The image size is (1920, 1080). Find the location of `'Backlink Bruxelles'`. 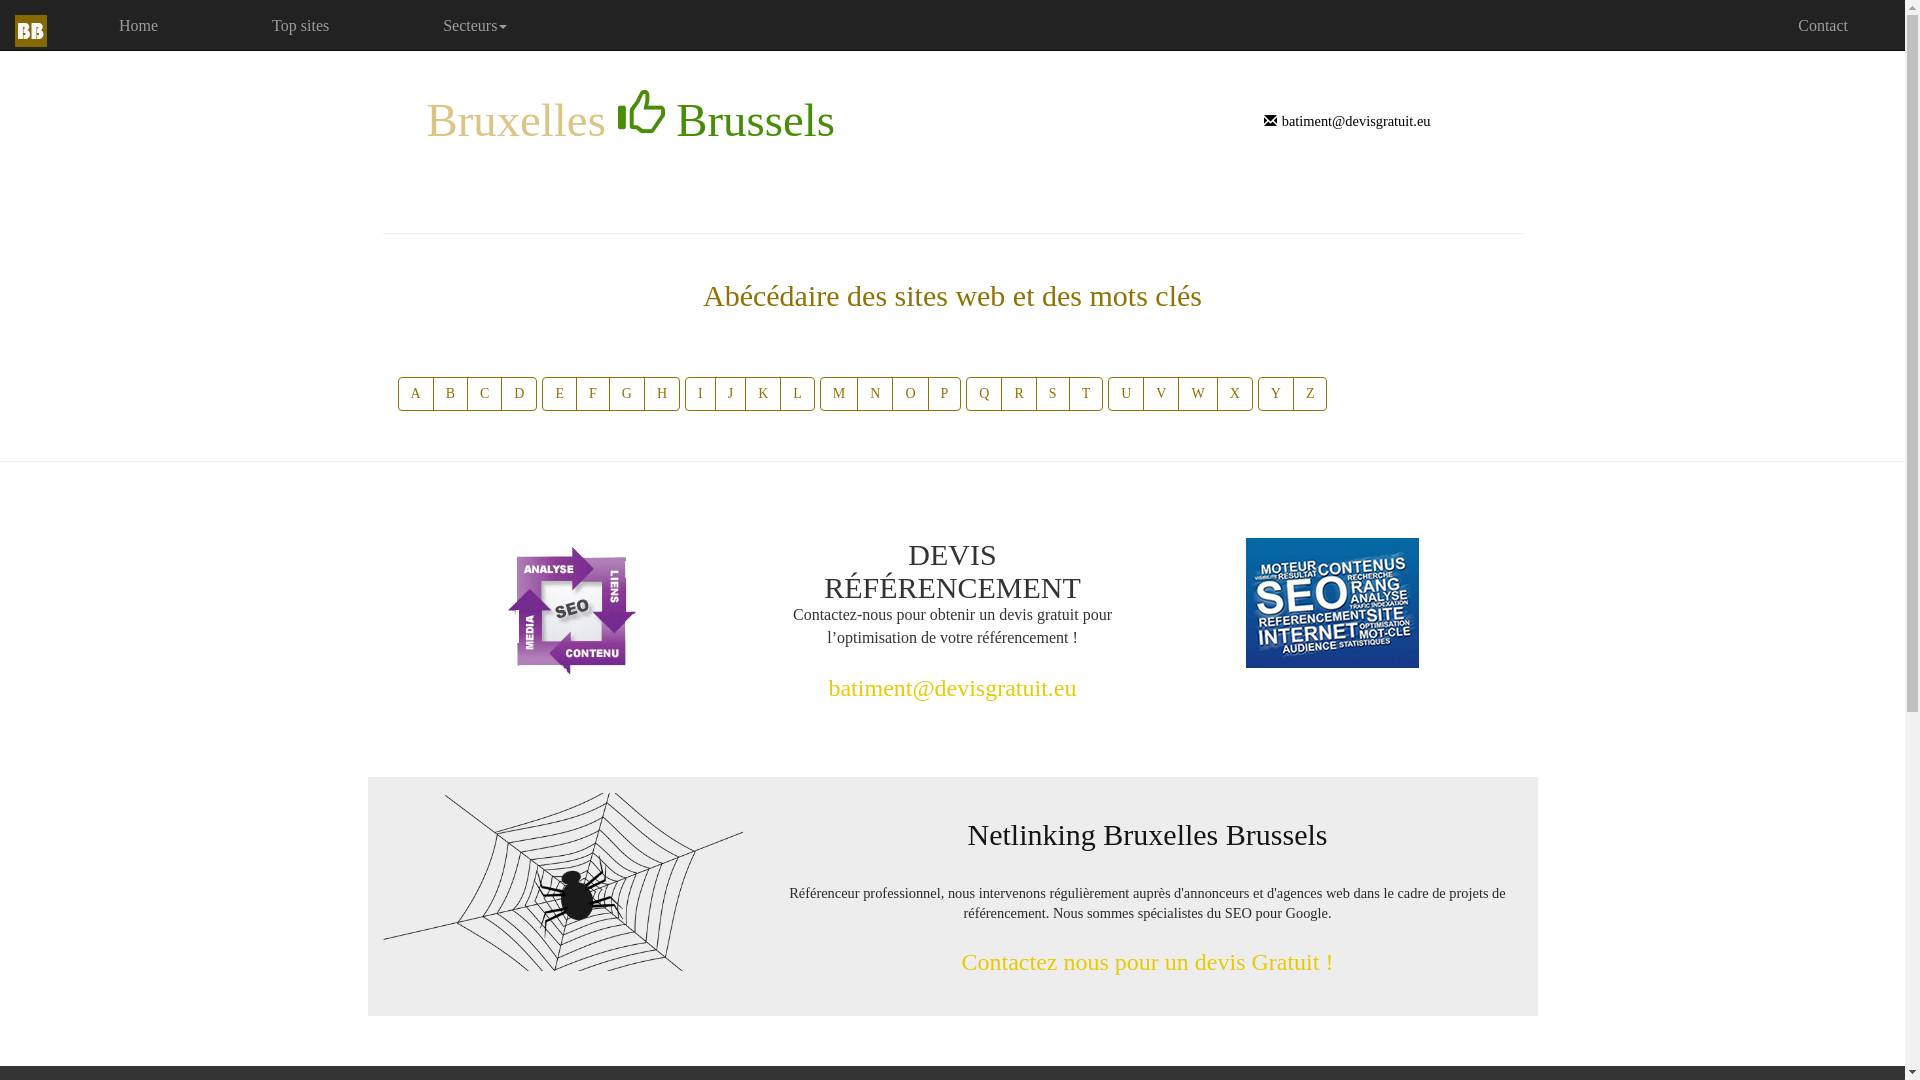

'Backlink Bruxelles' is located at coordinates (560, 881).